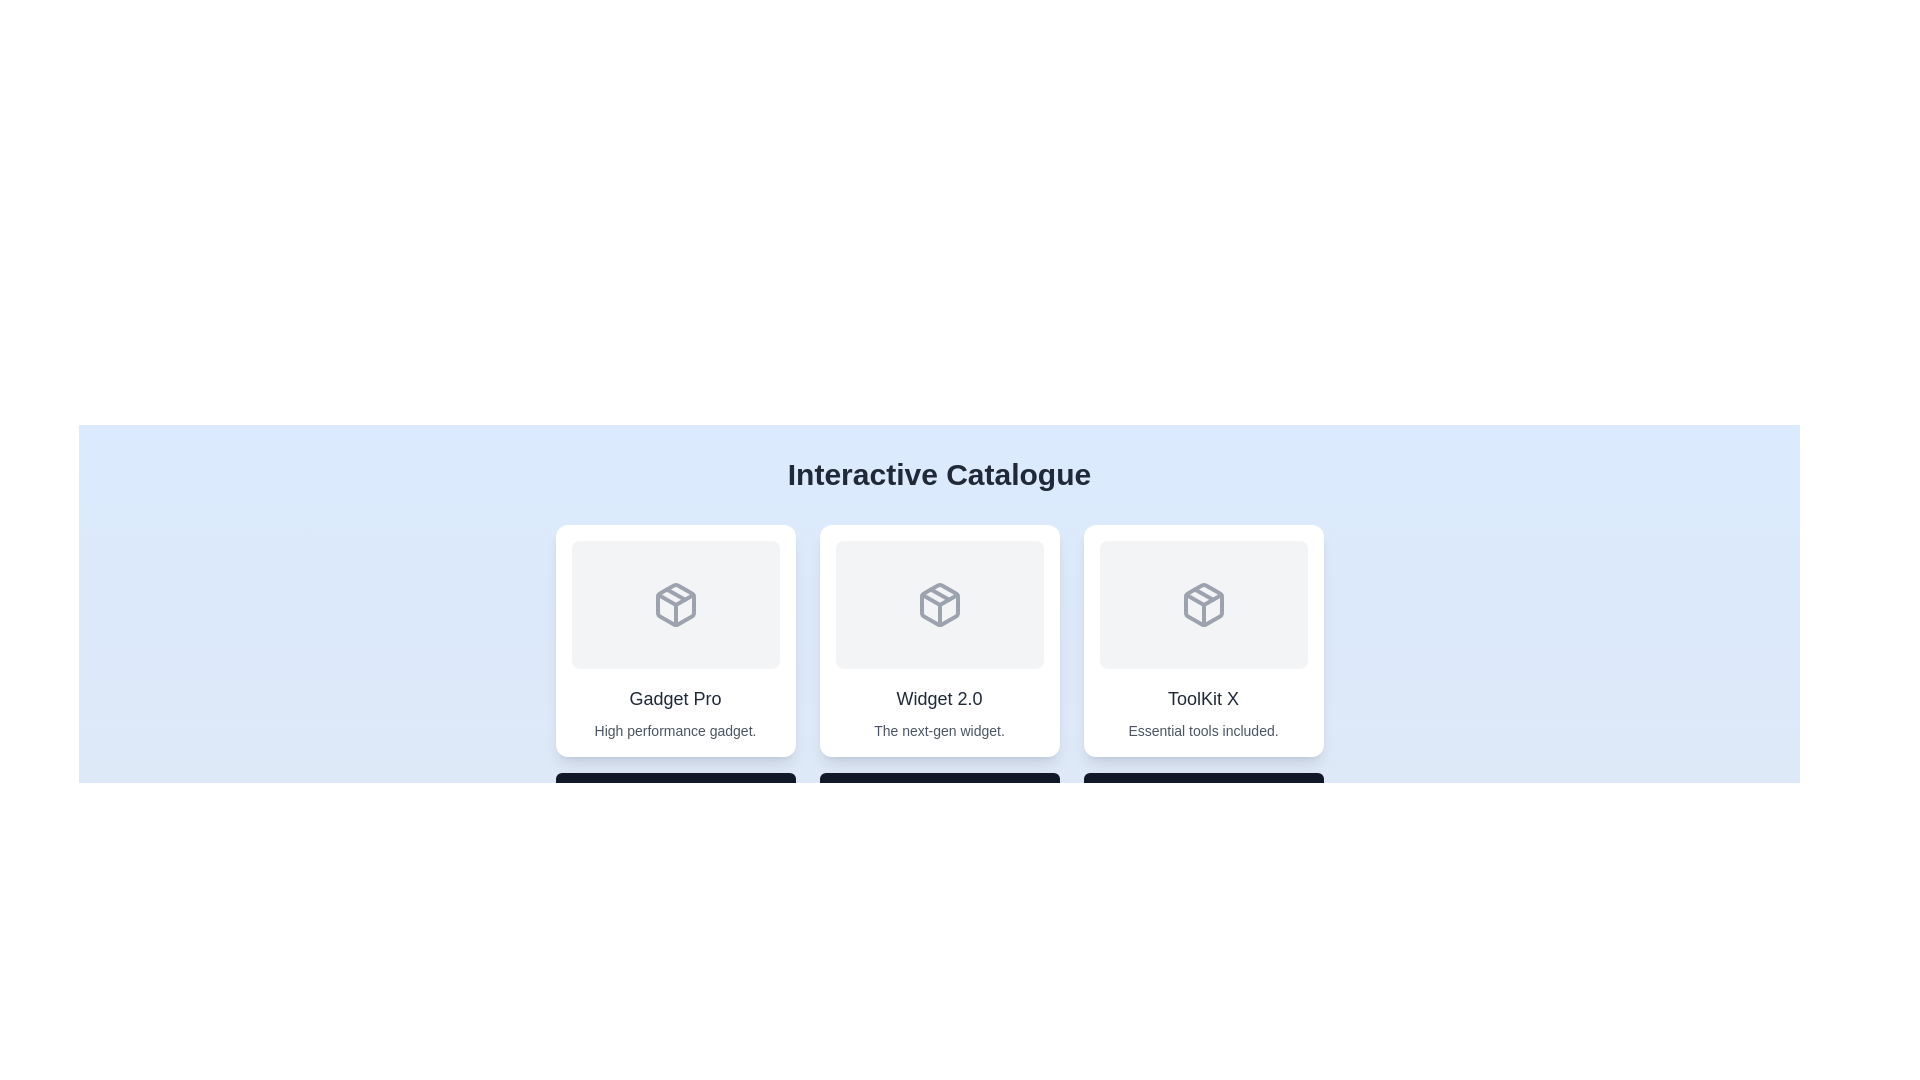  Describe the element at coordinates (938, 640) in the screenshot. I see `the card component for 'Widget 2.0' located` at that location.